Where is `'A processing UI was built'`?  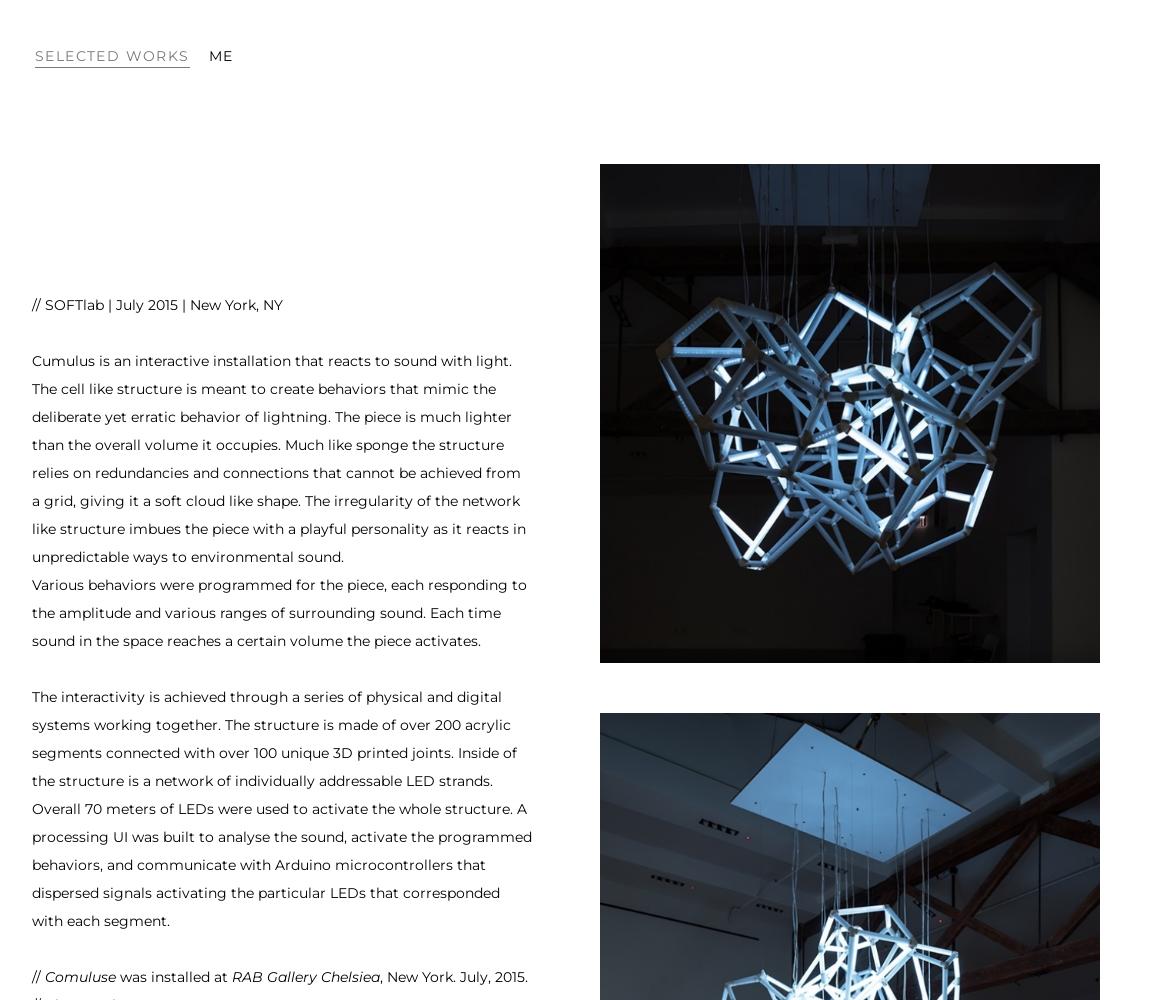 'A processing UI was built' is located at coordinates (278, 822).